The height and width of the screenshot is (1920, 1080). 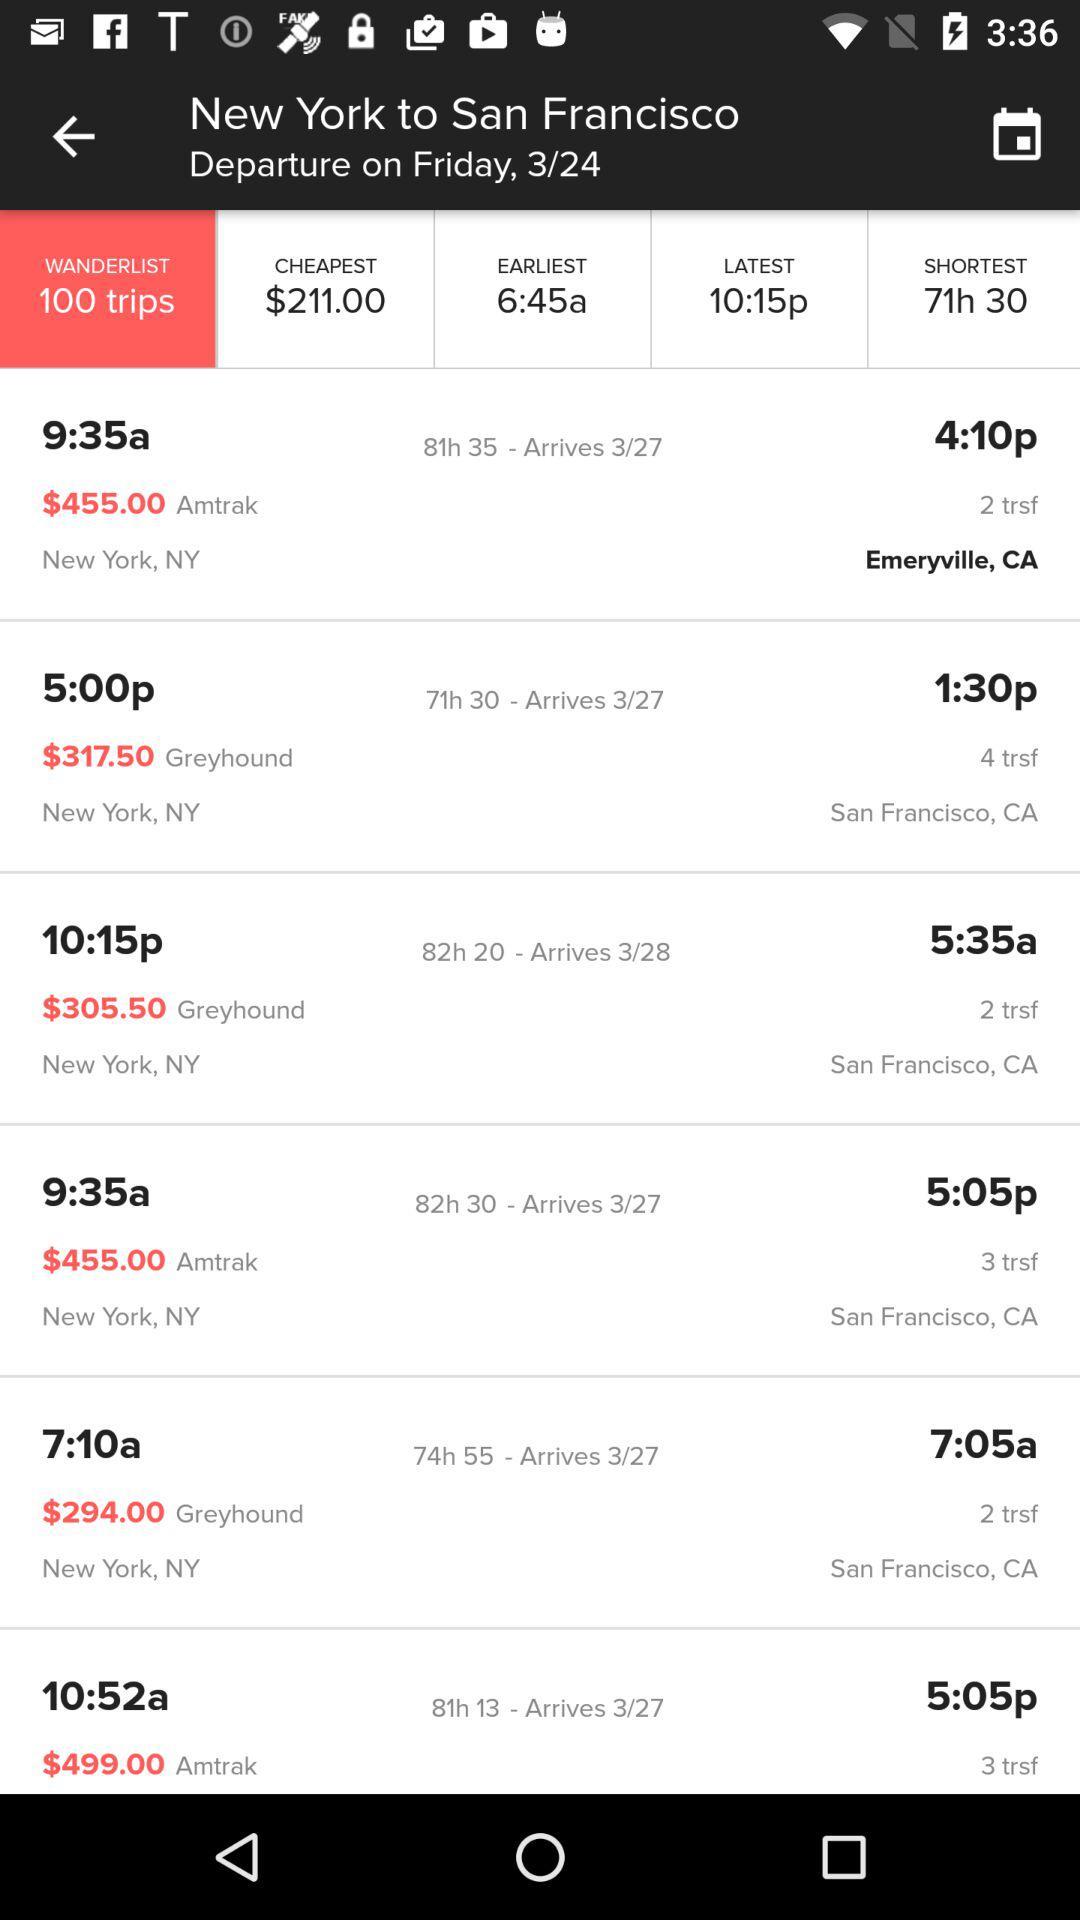 What do you see at coordinates (72, 135) in the screenshot?
I see `icon above wanderlist` at bounding box center [72, 135].